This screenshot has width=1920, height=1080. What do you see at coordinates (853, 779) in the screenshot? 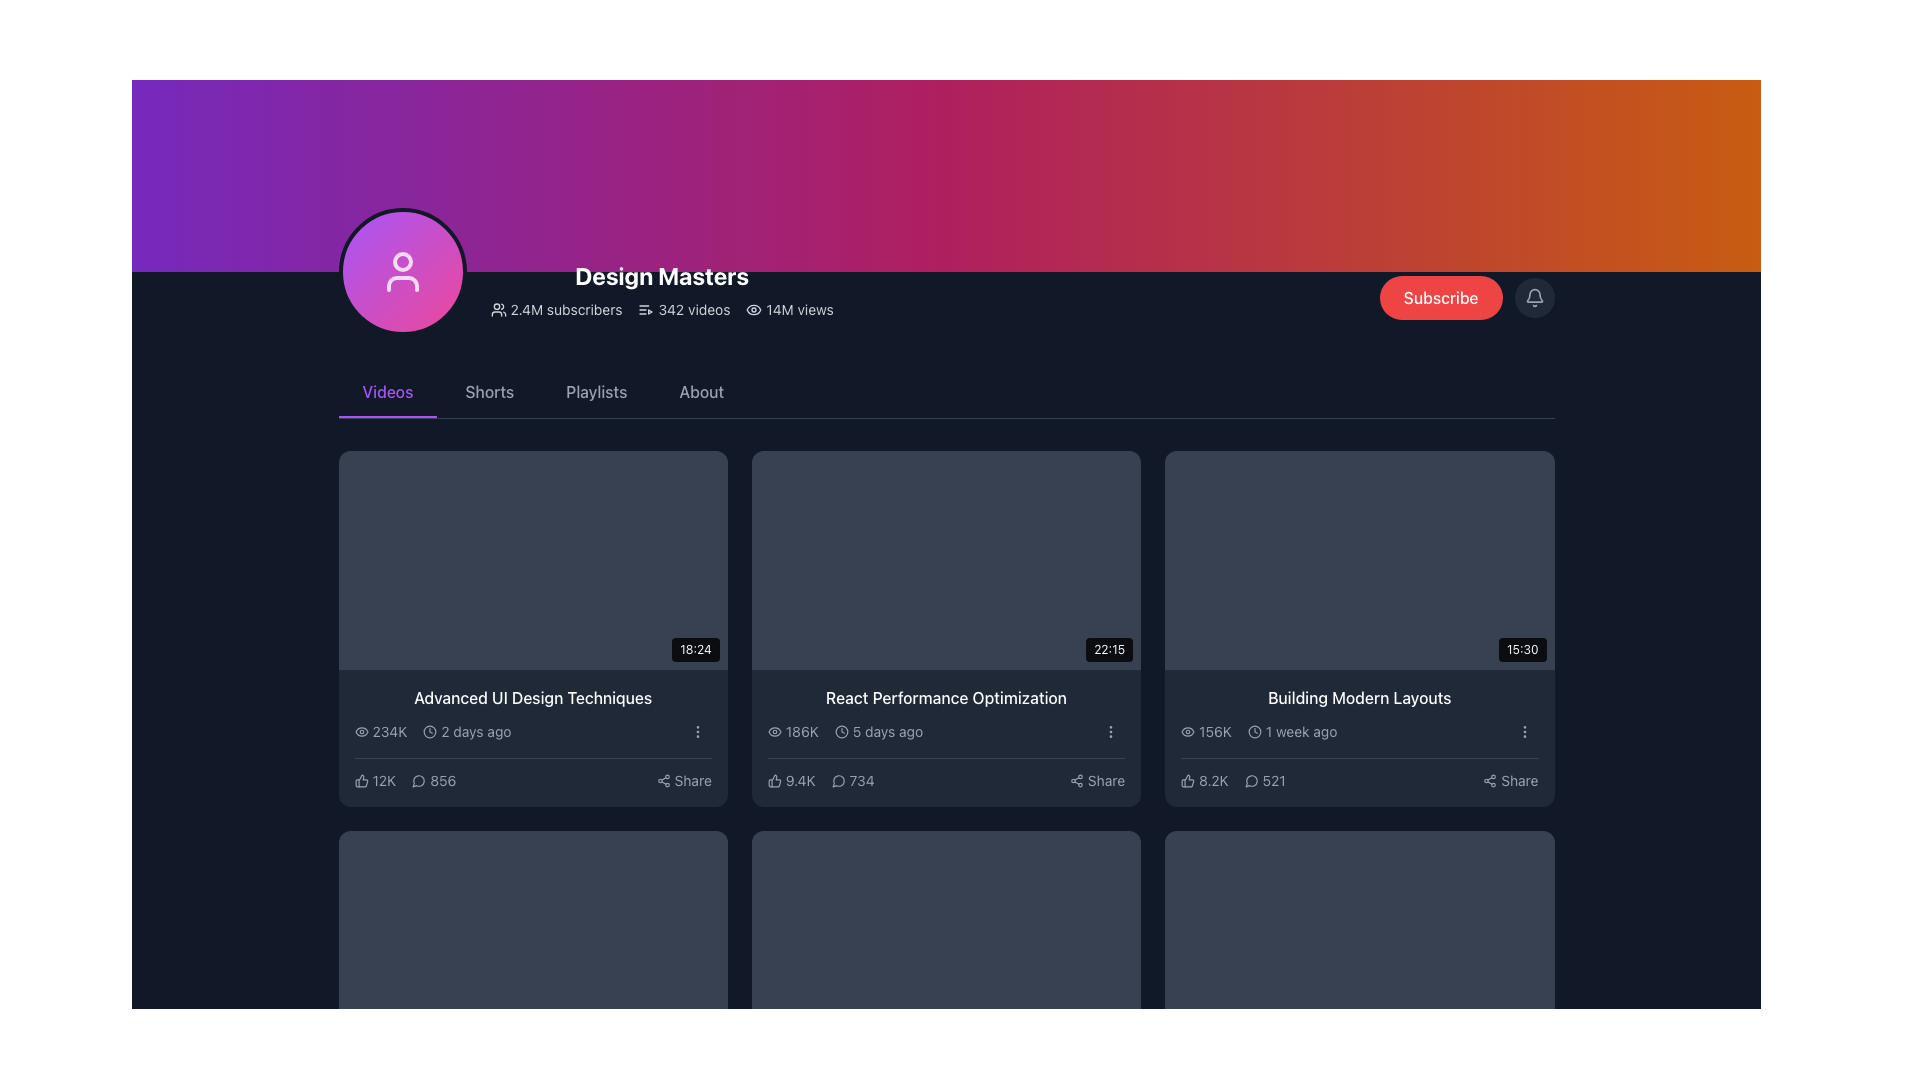
I see `the comment count indicator displaying '734' next to a speech bubble icon` at bounding box center [853, 779].